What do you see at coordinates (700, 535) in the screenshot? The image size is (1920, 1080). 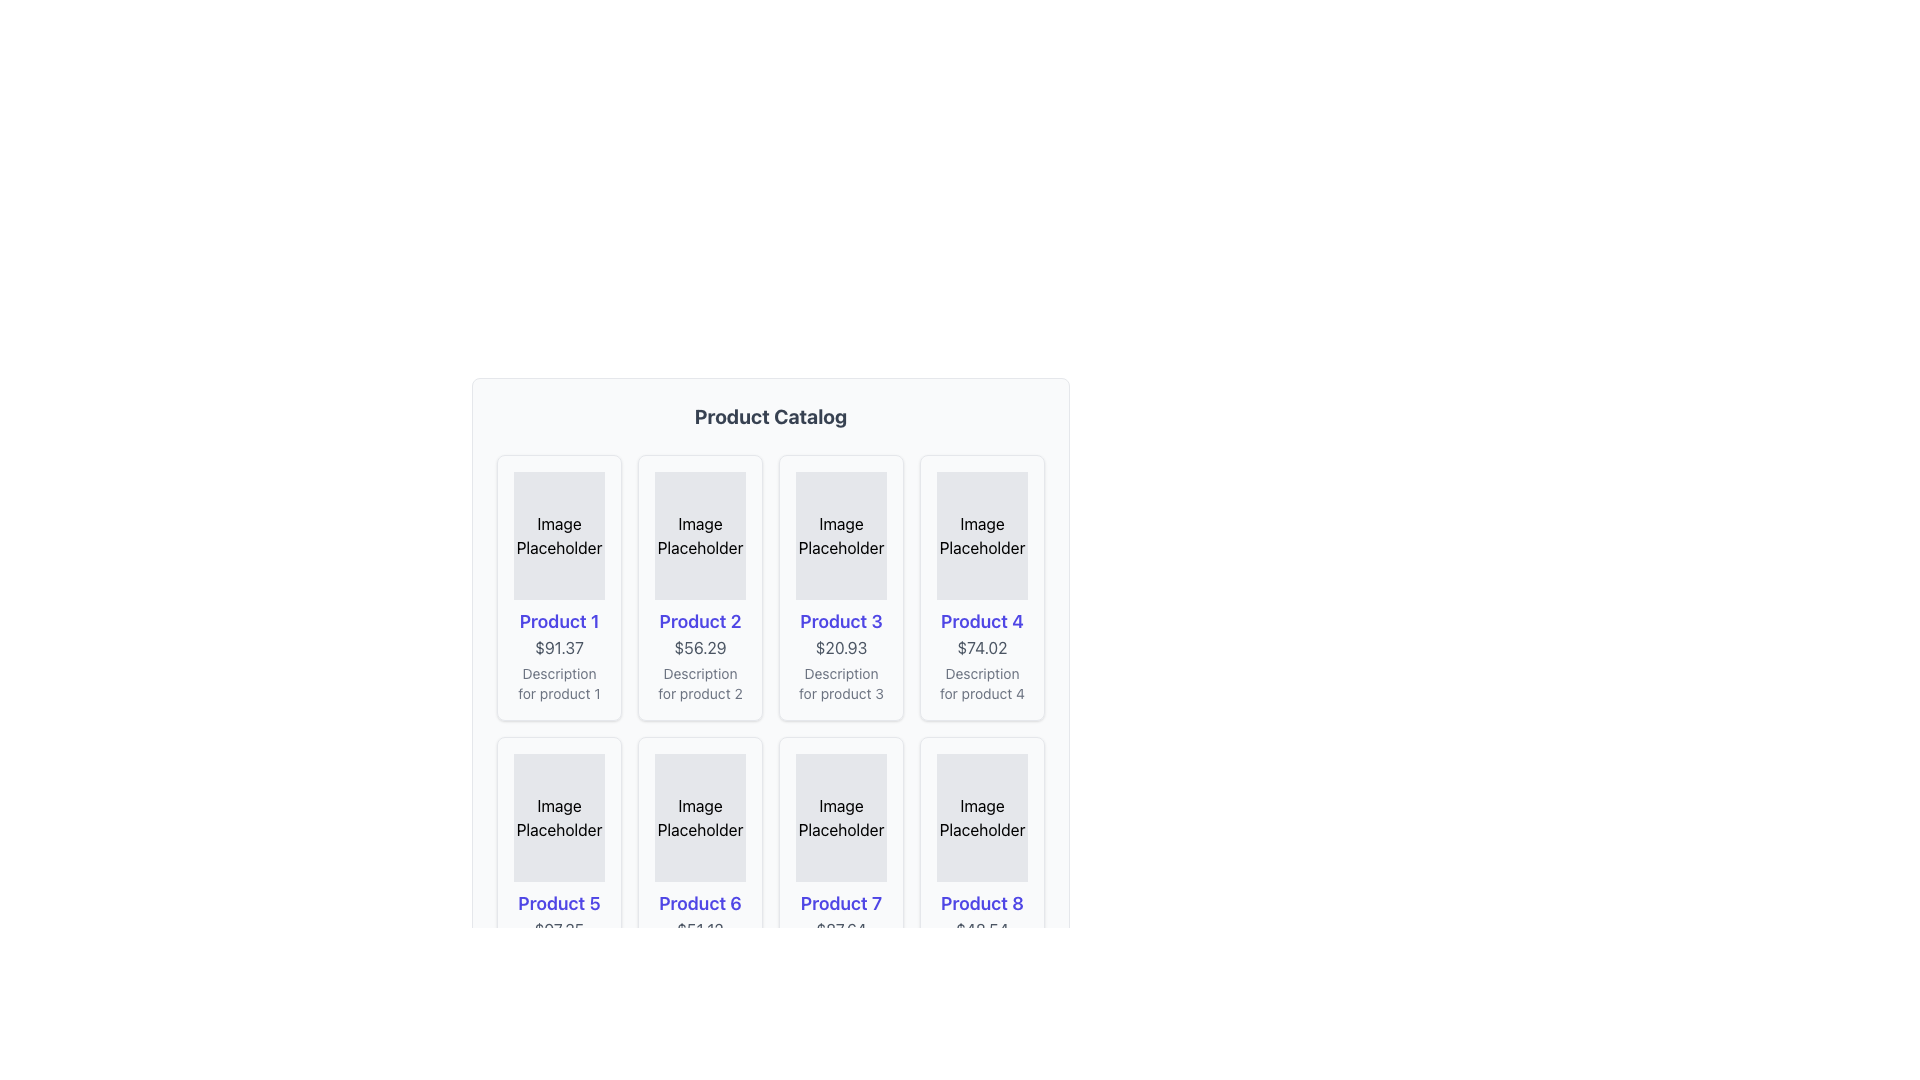 I see `the 'Image Placeholder' element, which is a rectangular area with the text 'Image Placeholder' centered in a light gray background located in the second column of the first row under 'Product Catalog'` at bounding box center [700, 535].